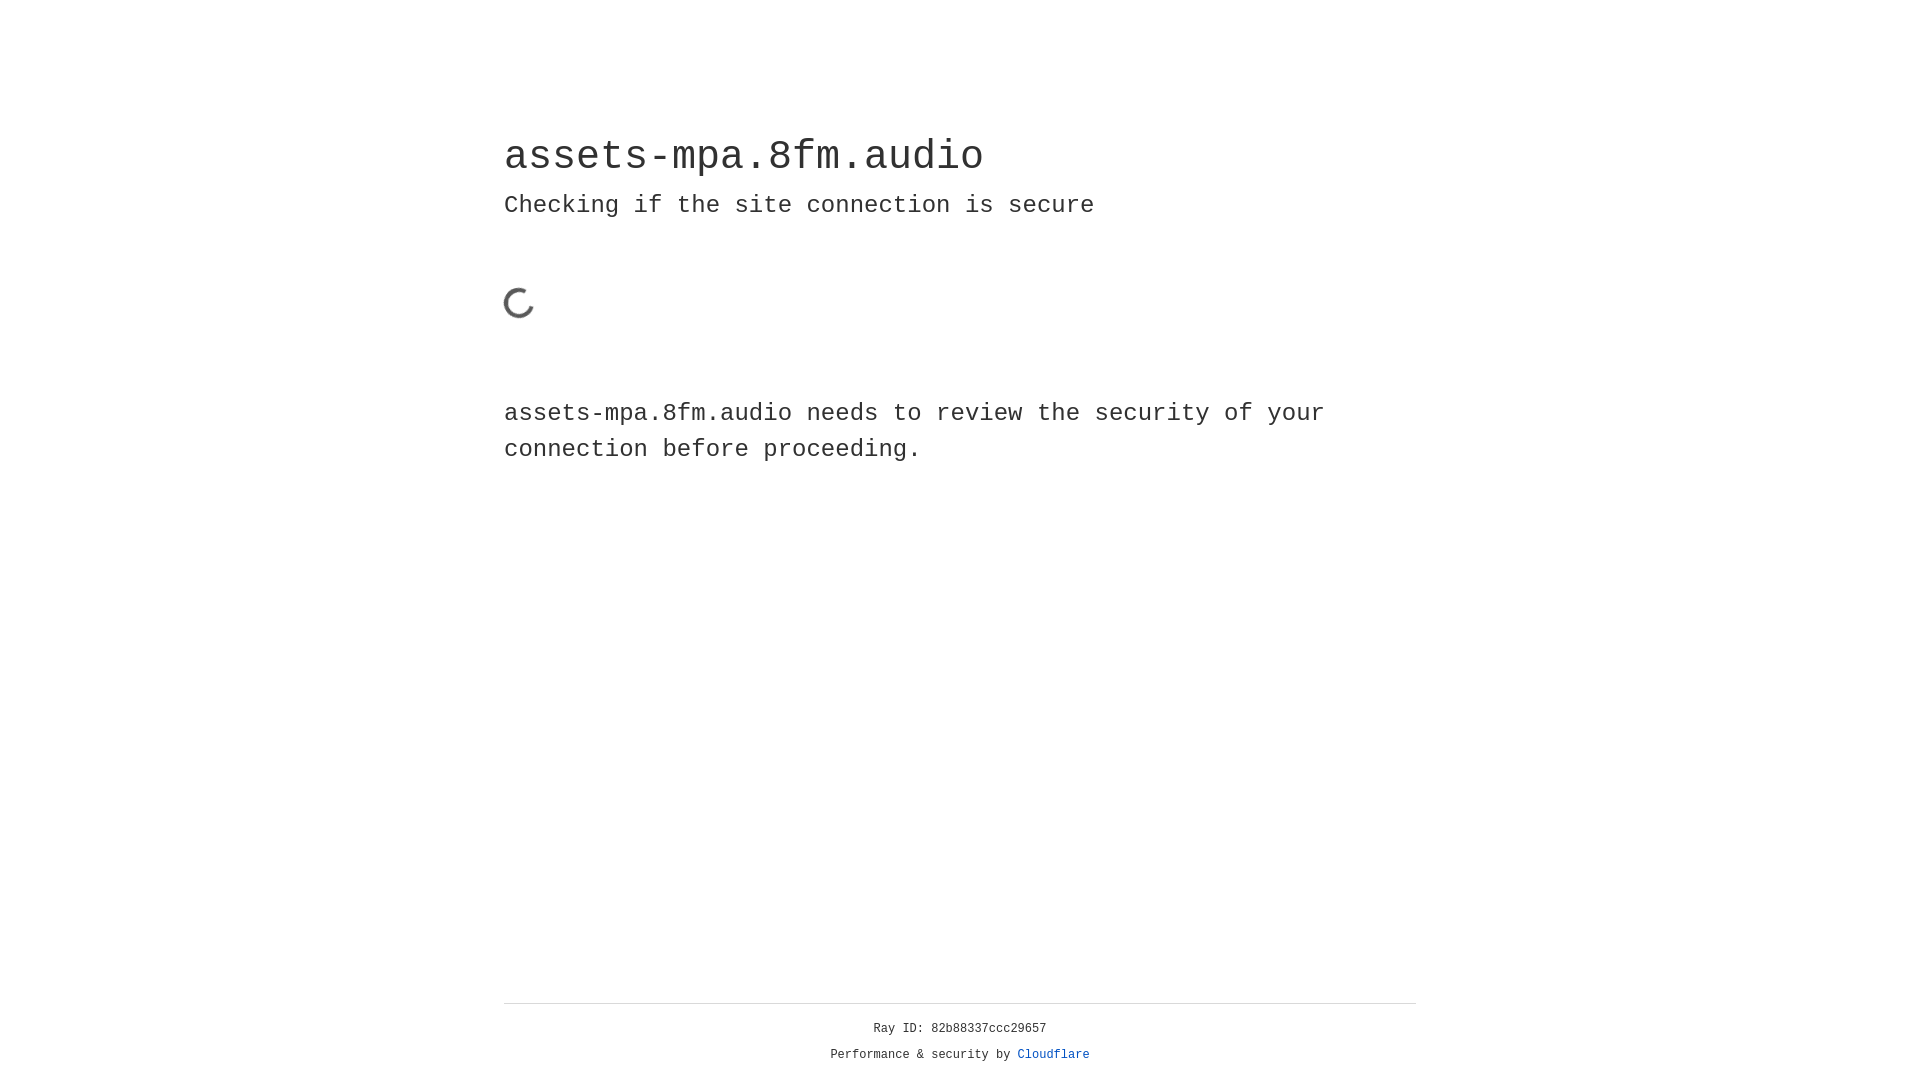  Describe the element at coordinates (1053, 1054) in the screenshot. I see `'Cloudflare'` at that location.